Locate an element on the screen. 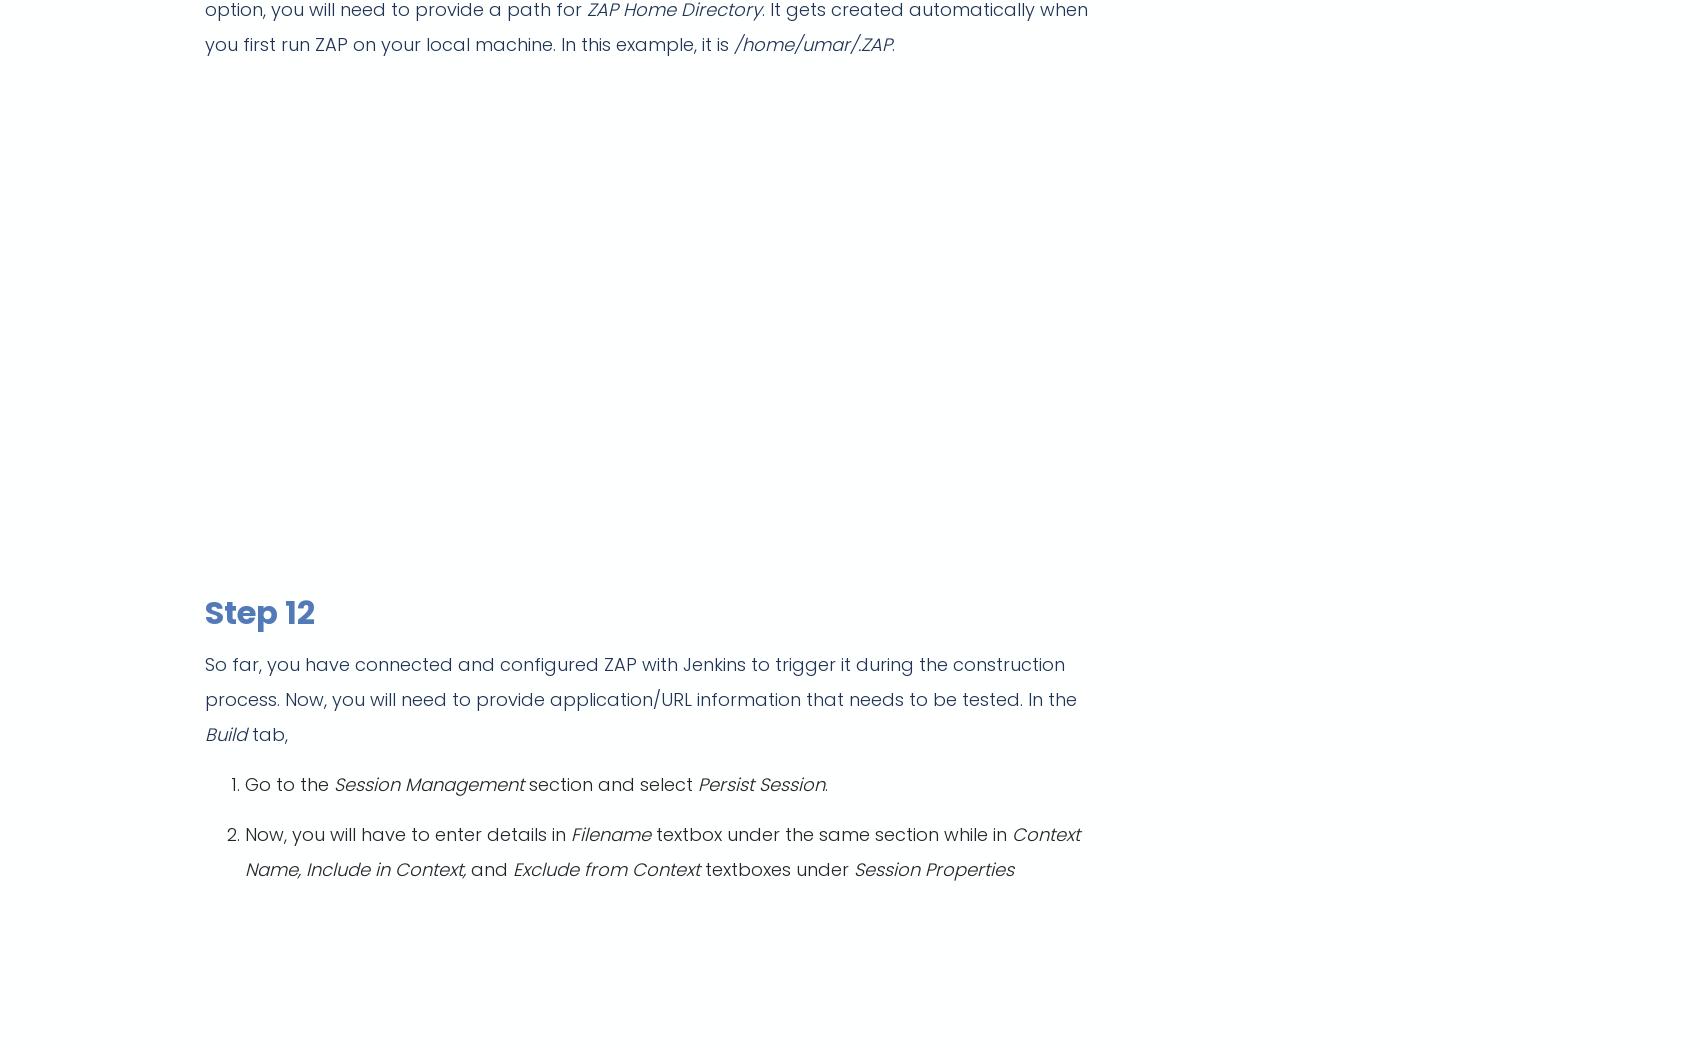 The image size is (1700, 1048). 'Session Management' is located at coordinates (431, 784).